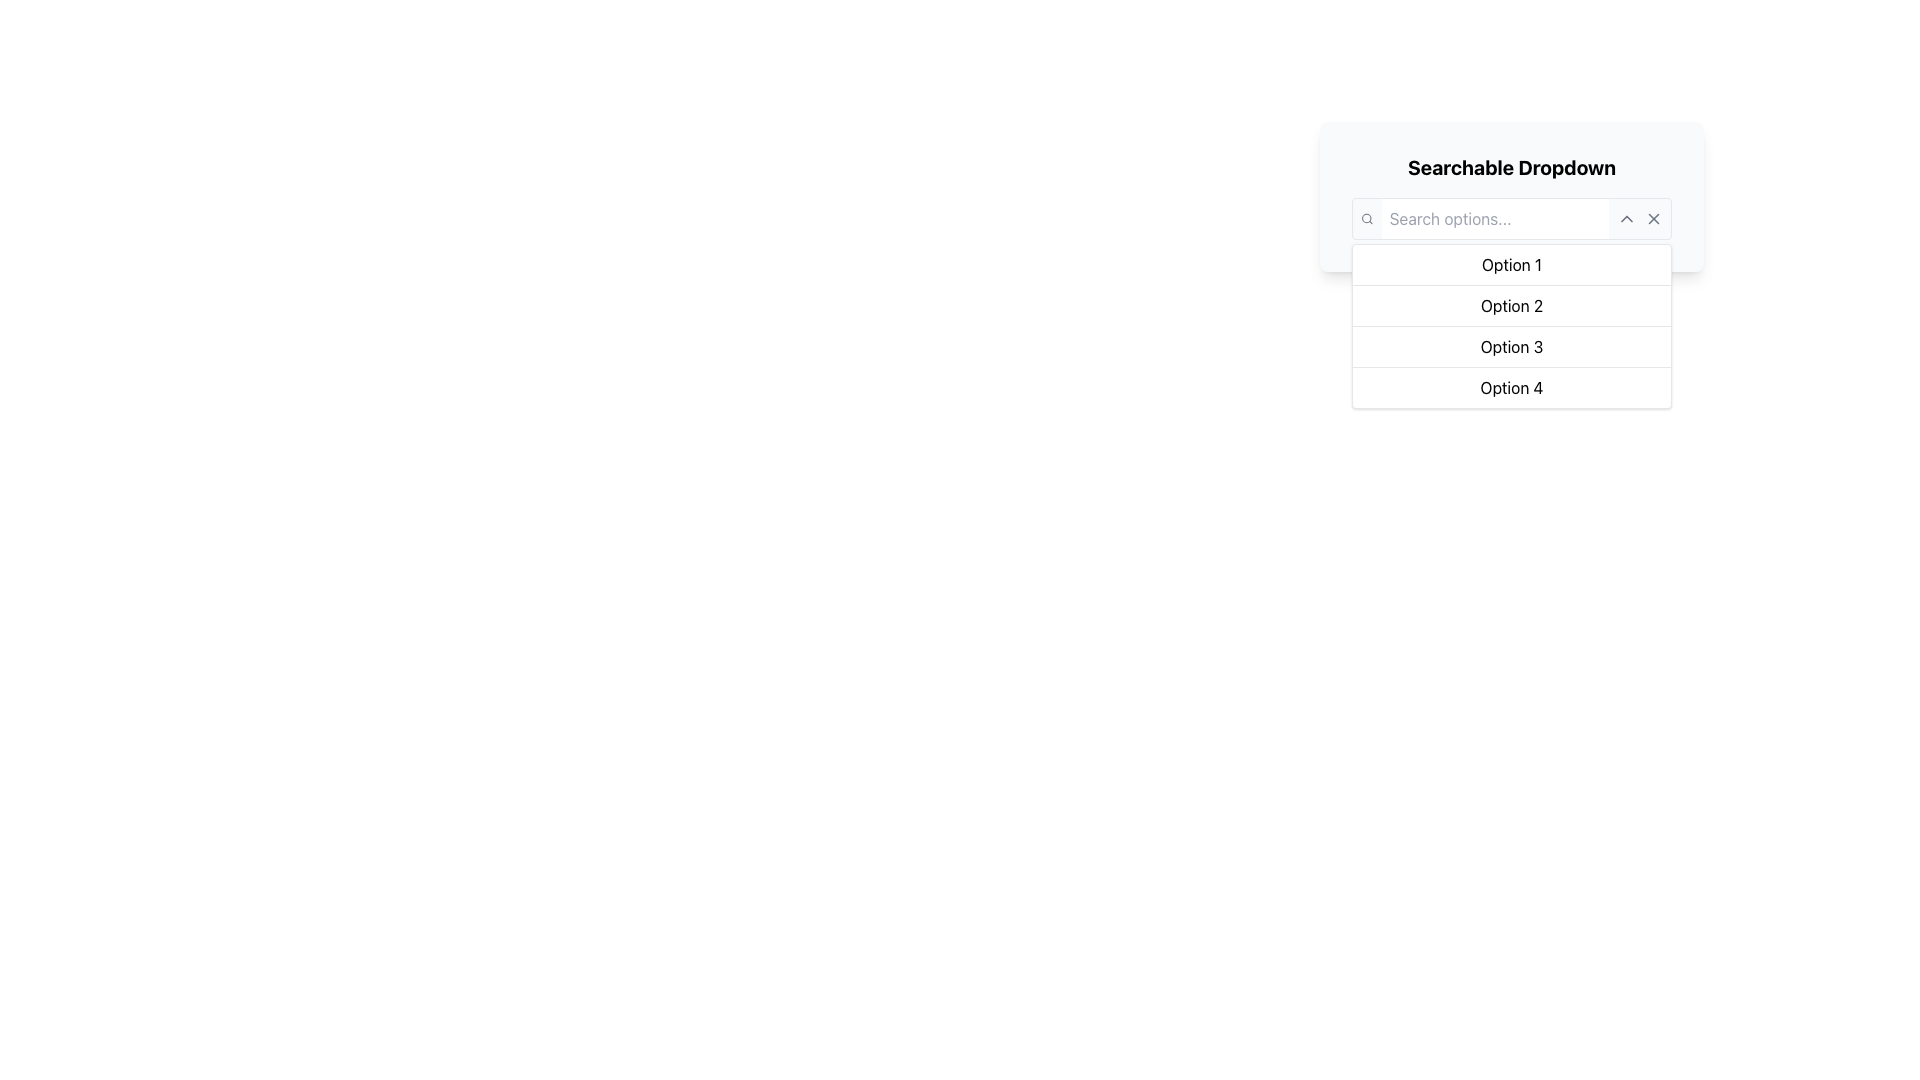  What do you see at coordinates (1512, 305) in the screenshot?
I see `the second option labeled 'Option 2' in the dropdown list below the 'Searchable Dropdown' search bar` at bounding box center [1512, 305].